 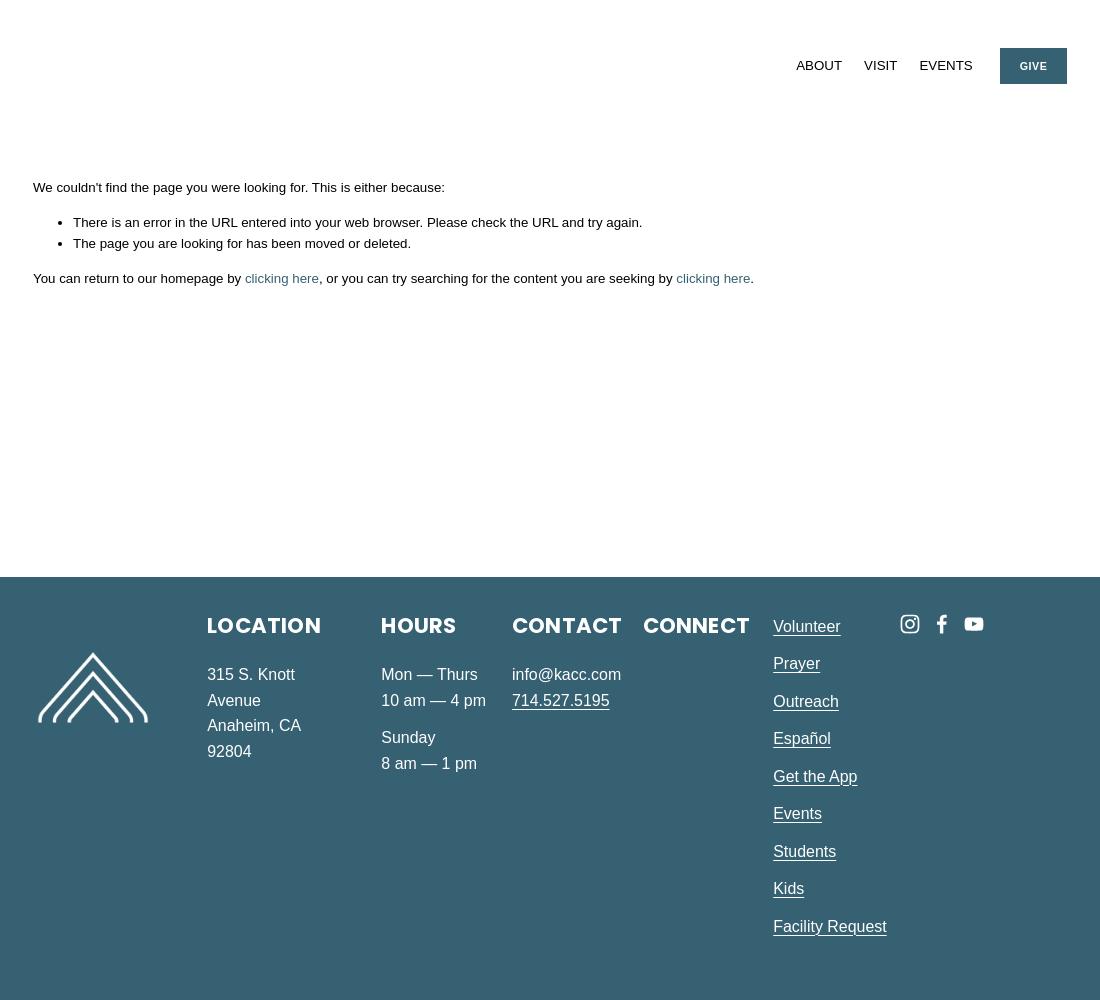 I want to click on '.', so click(x=750, y=277).